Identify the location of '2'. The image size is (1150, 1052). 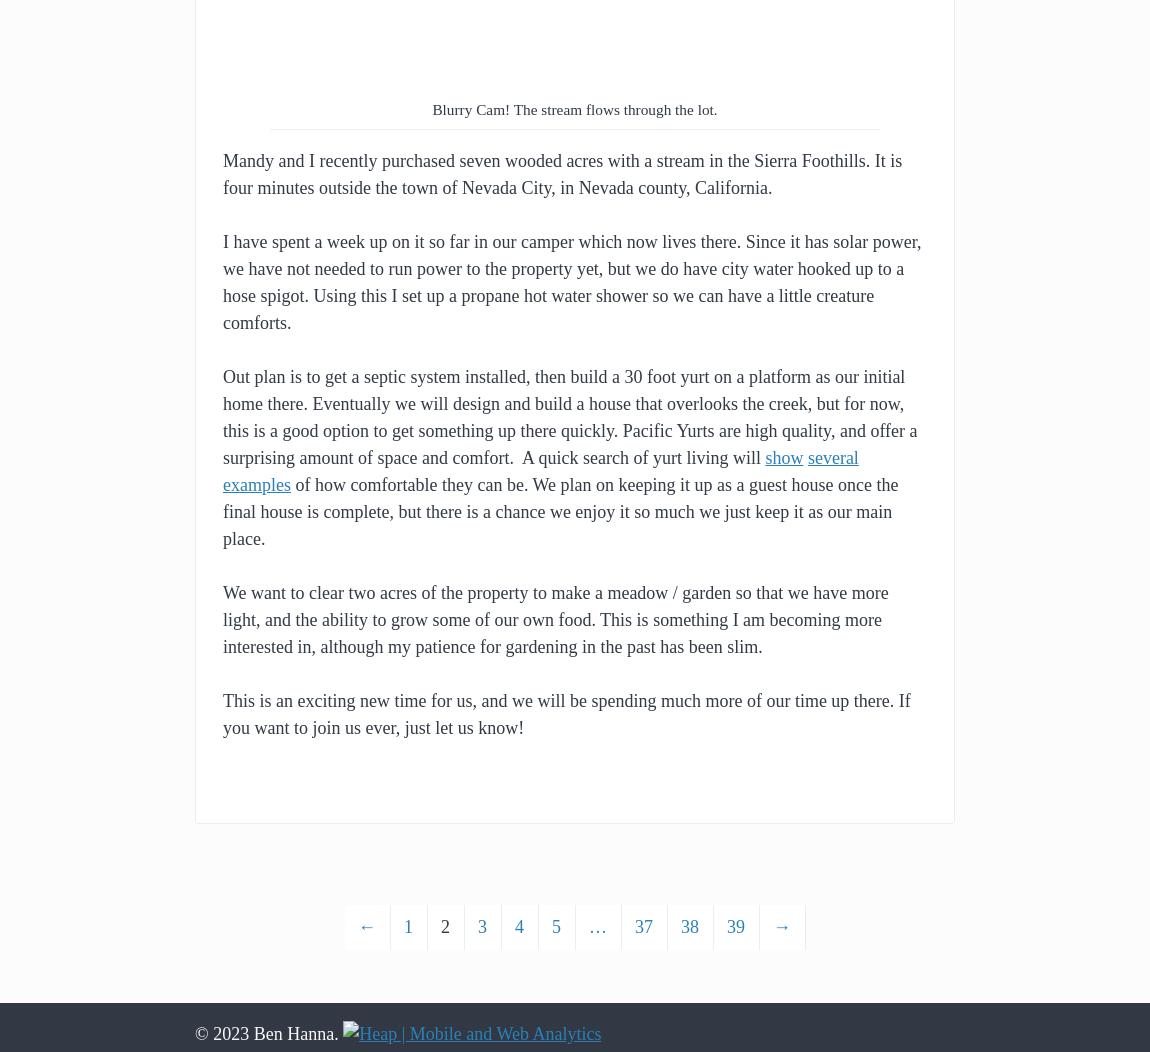
(445, 926).